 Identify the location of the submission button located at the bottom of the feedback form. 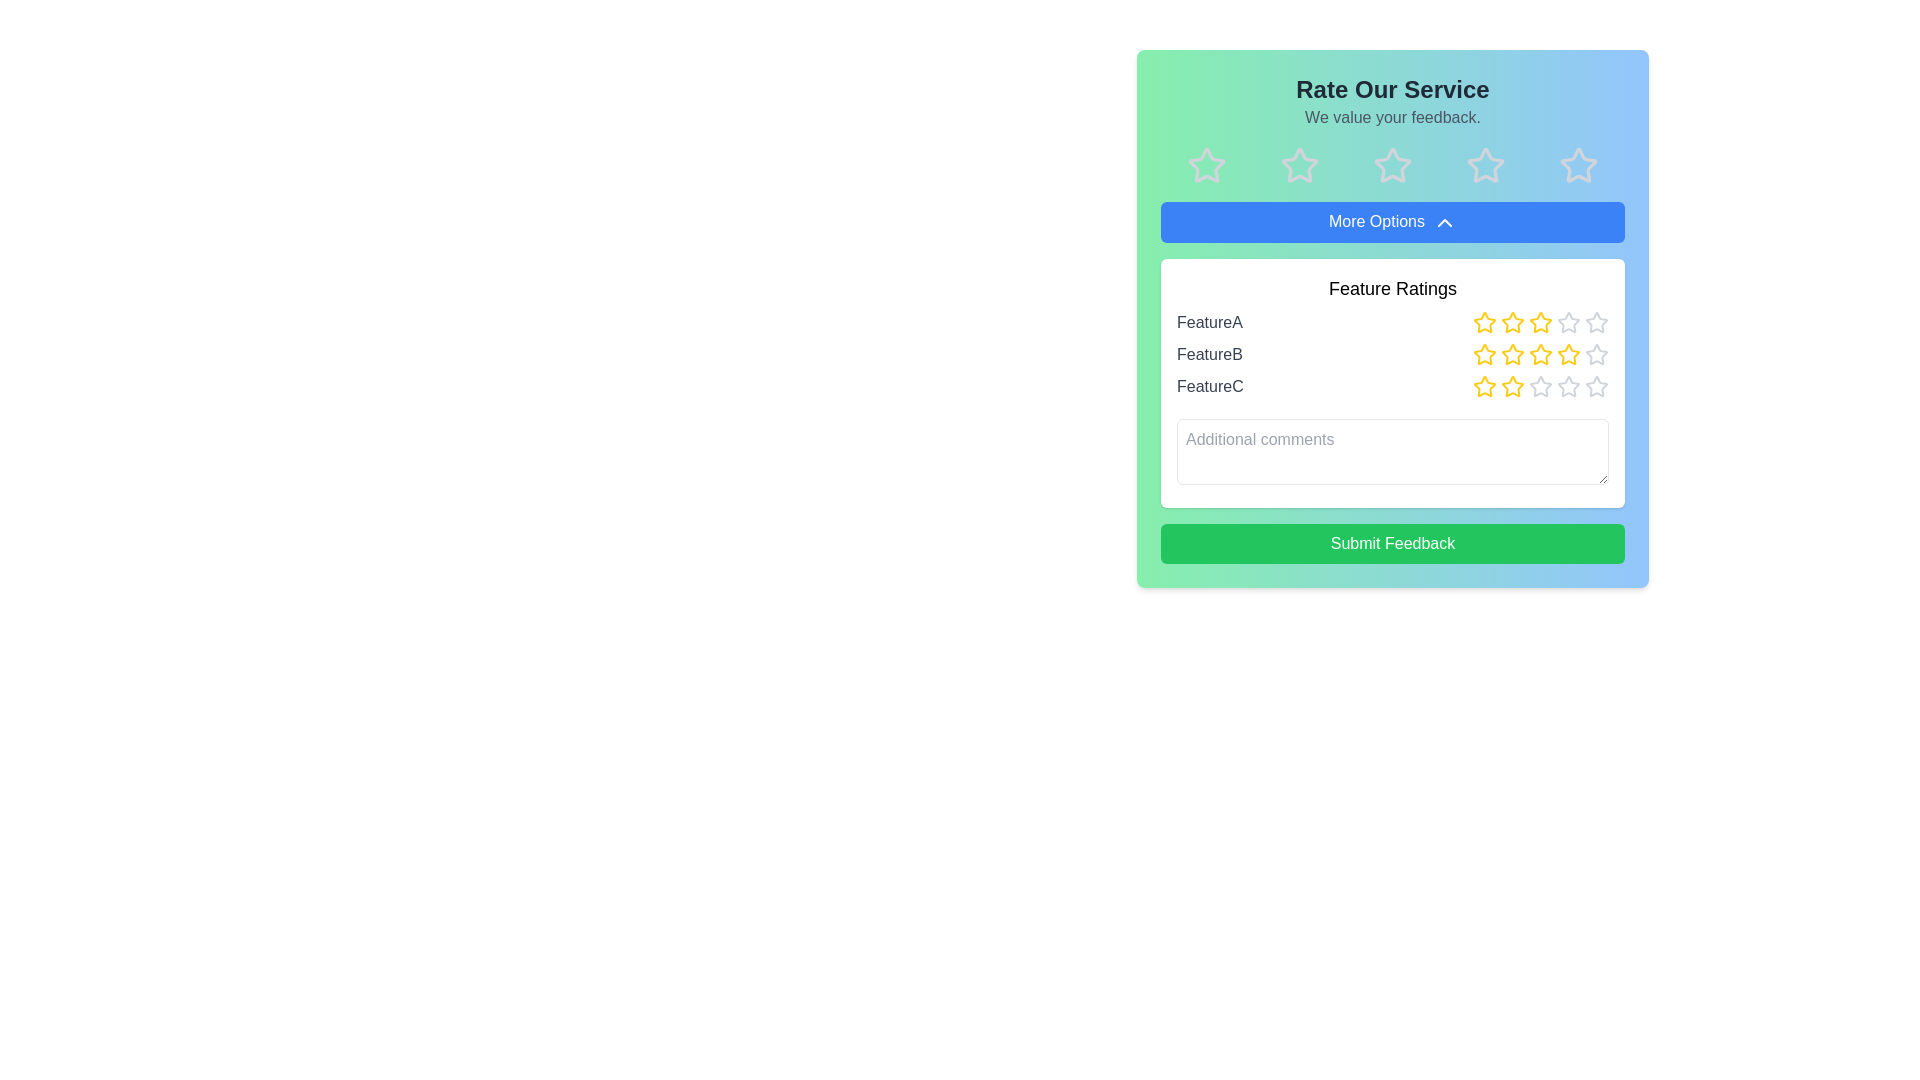
(1391, 543).